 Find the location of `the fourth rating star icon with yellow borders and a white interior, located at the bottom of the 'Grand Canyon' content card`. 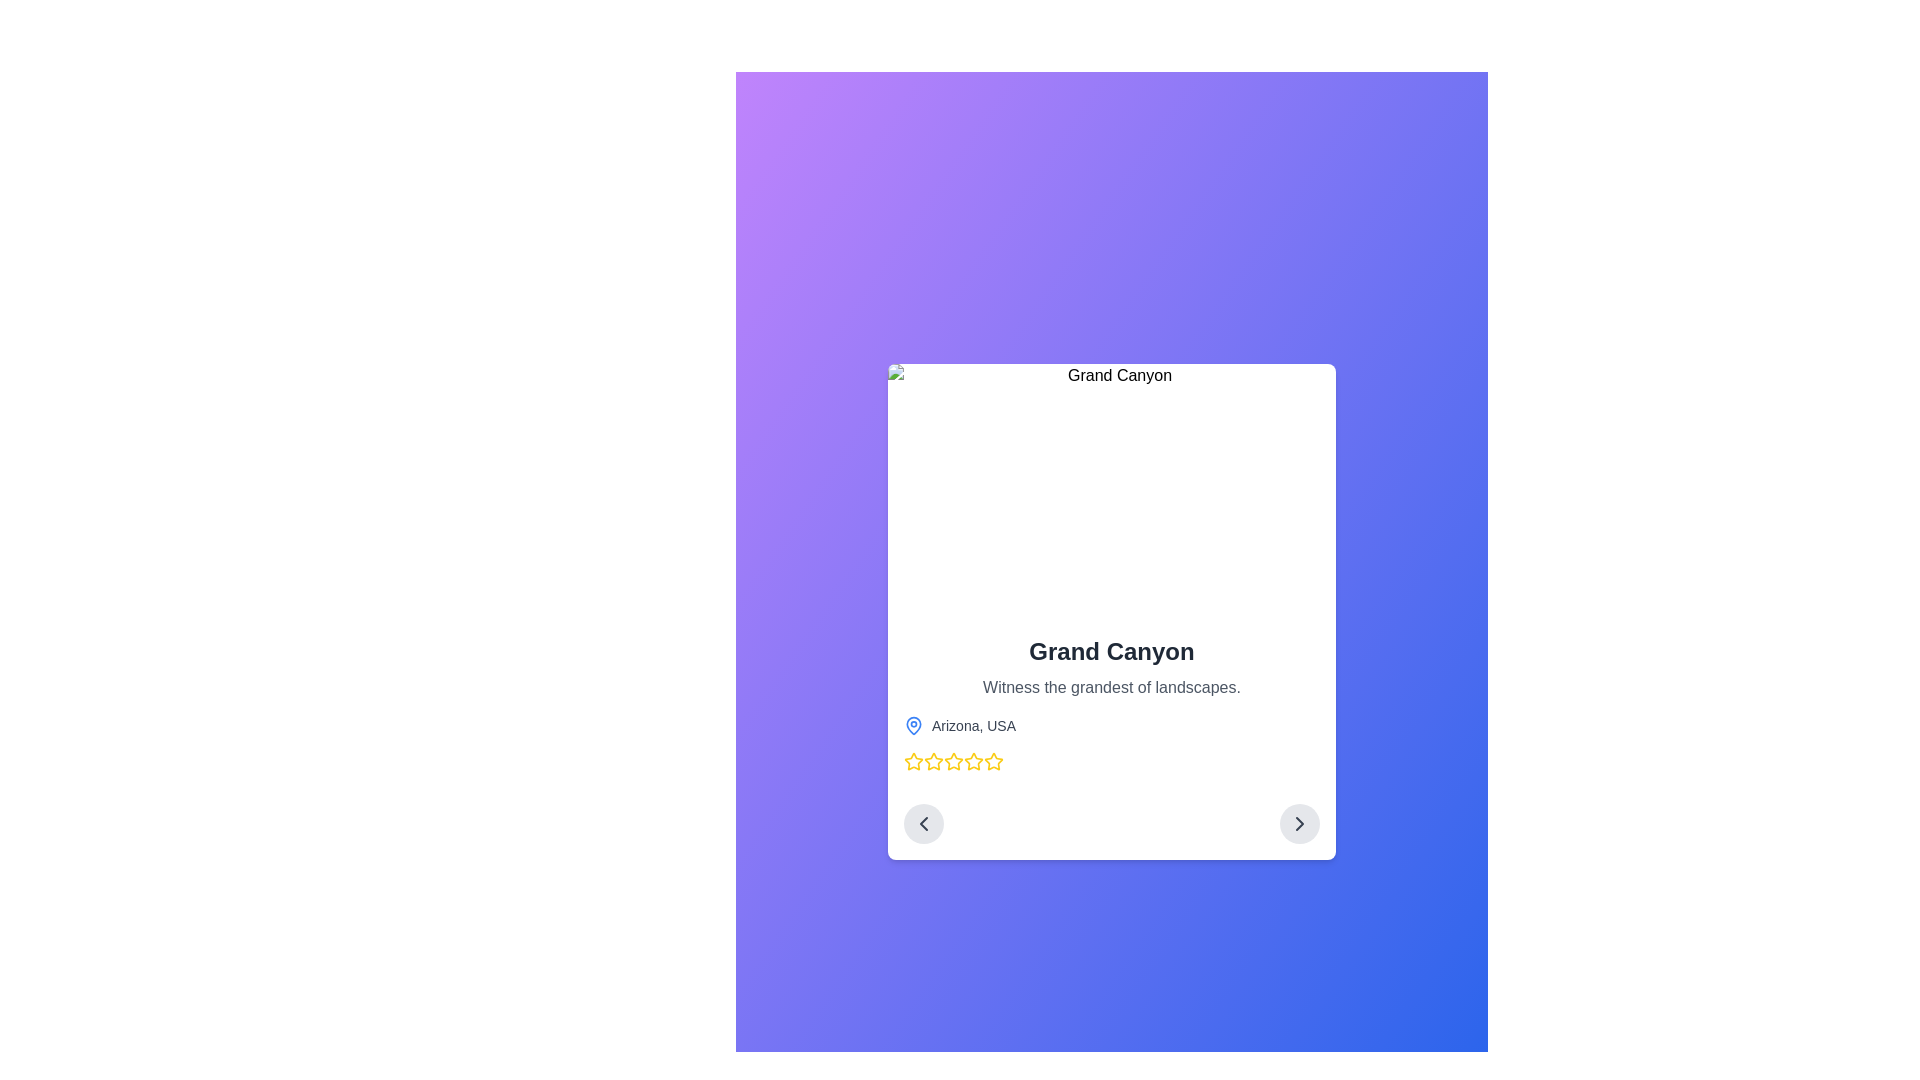

the fourth rating star icon with yellow borders and a white interior, located at the bottom of the 'Grand Canyon' content card is located at coordinates (974, 761).